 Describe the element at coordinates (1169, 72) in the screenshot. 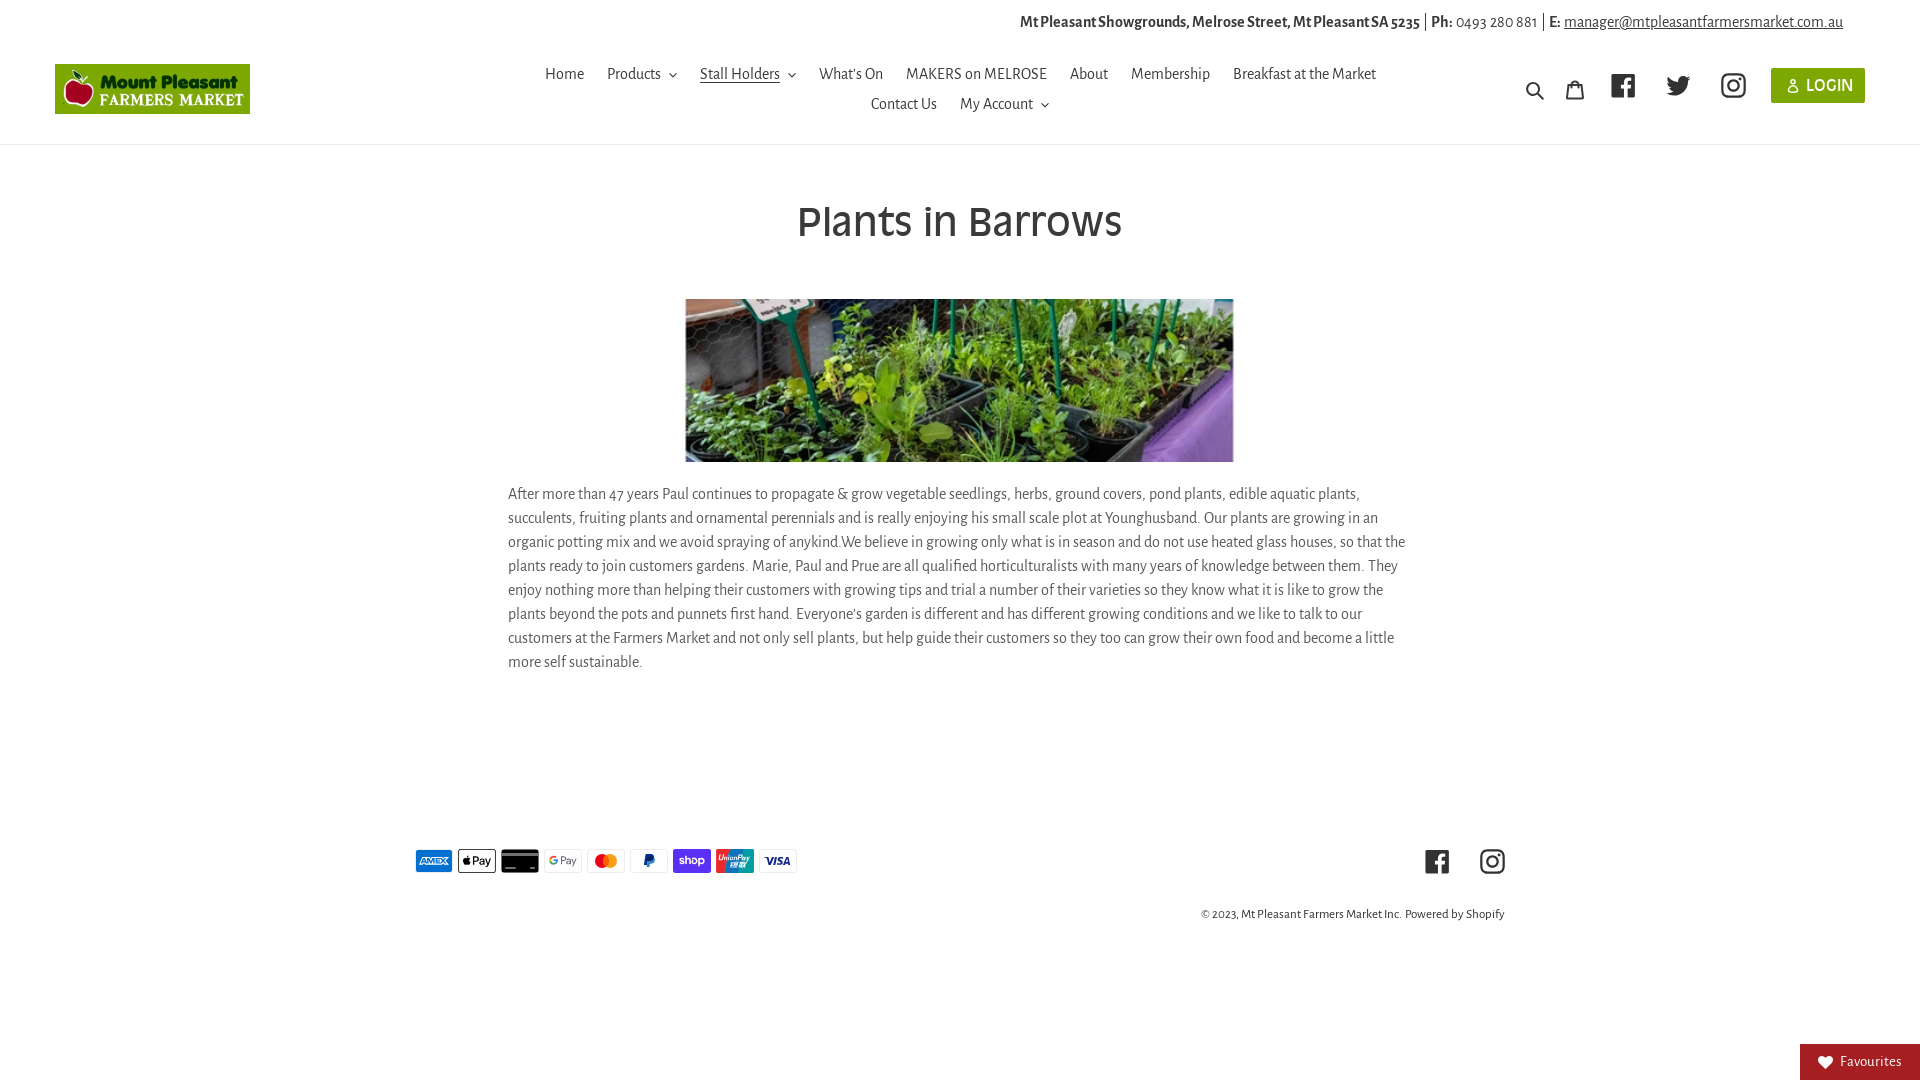

I see `'Membership'` at that location.